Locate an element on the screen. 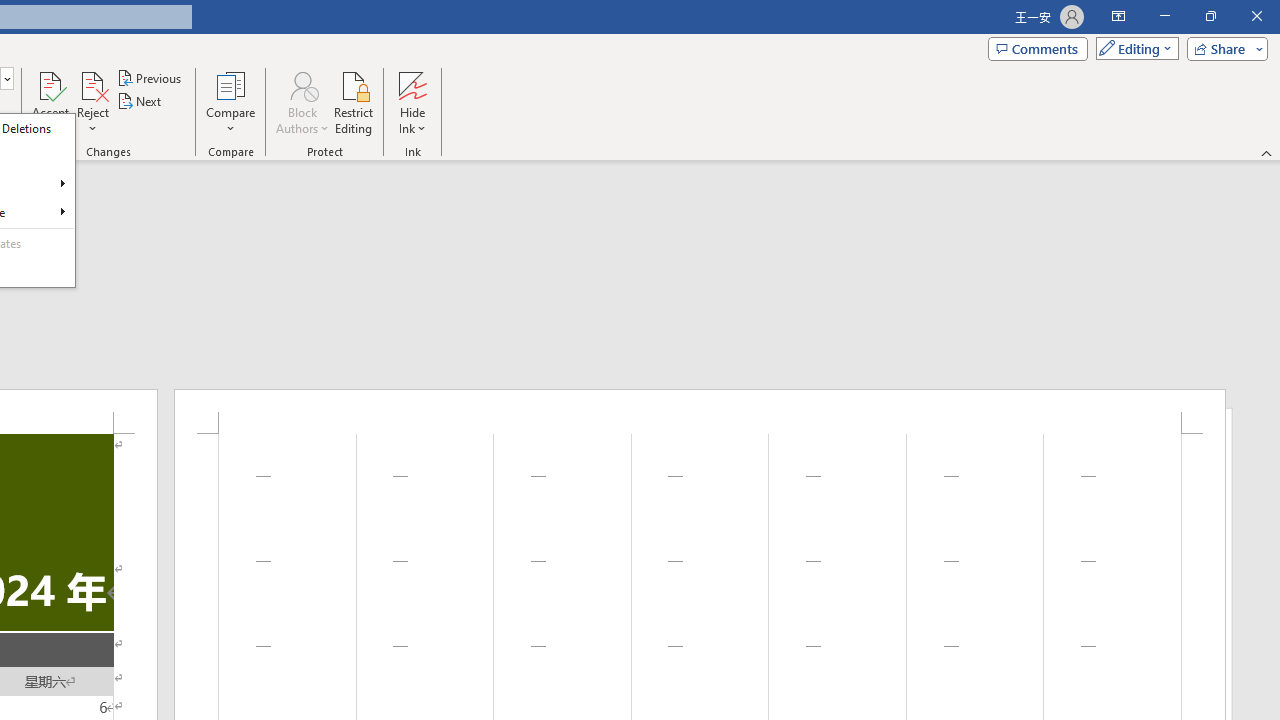  'Restrict Editing' is located at coordinates (353, 103).